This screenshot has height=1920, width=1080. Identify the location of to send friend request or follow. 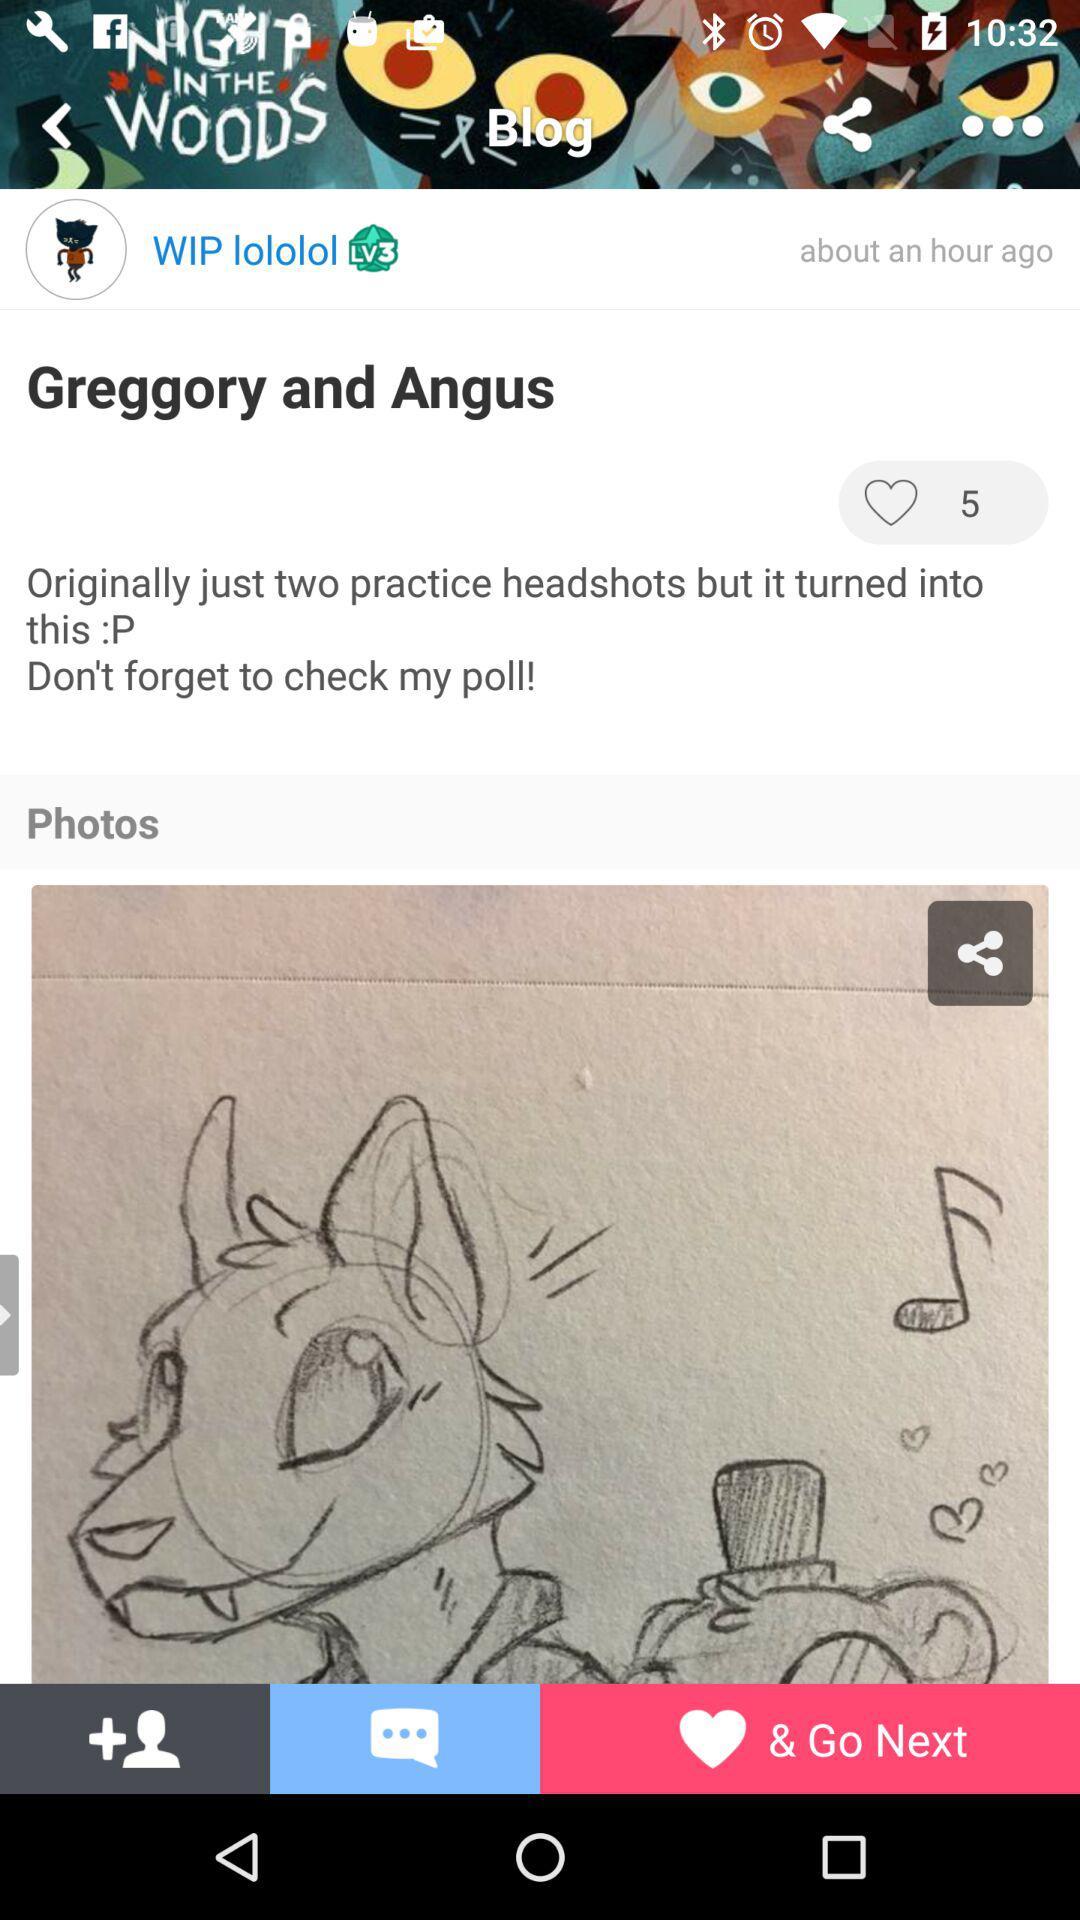
(135, 1737).